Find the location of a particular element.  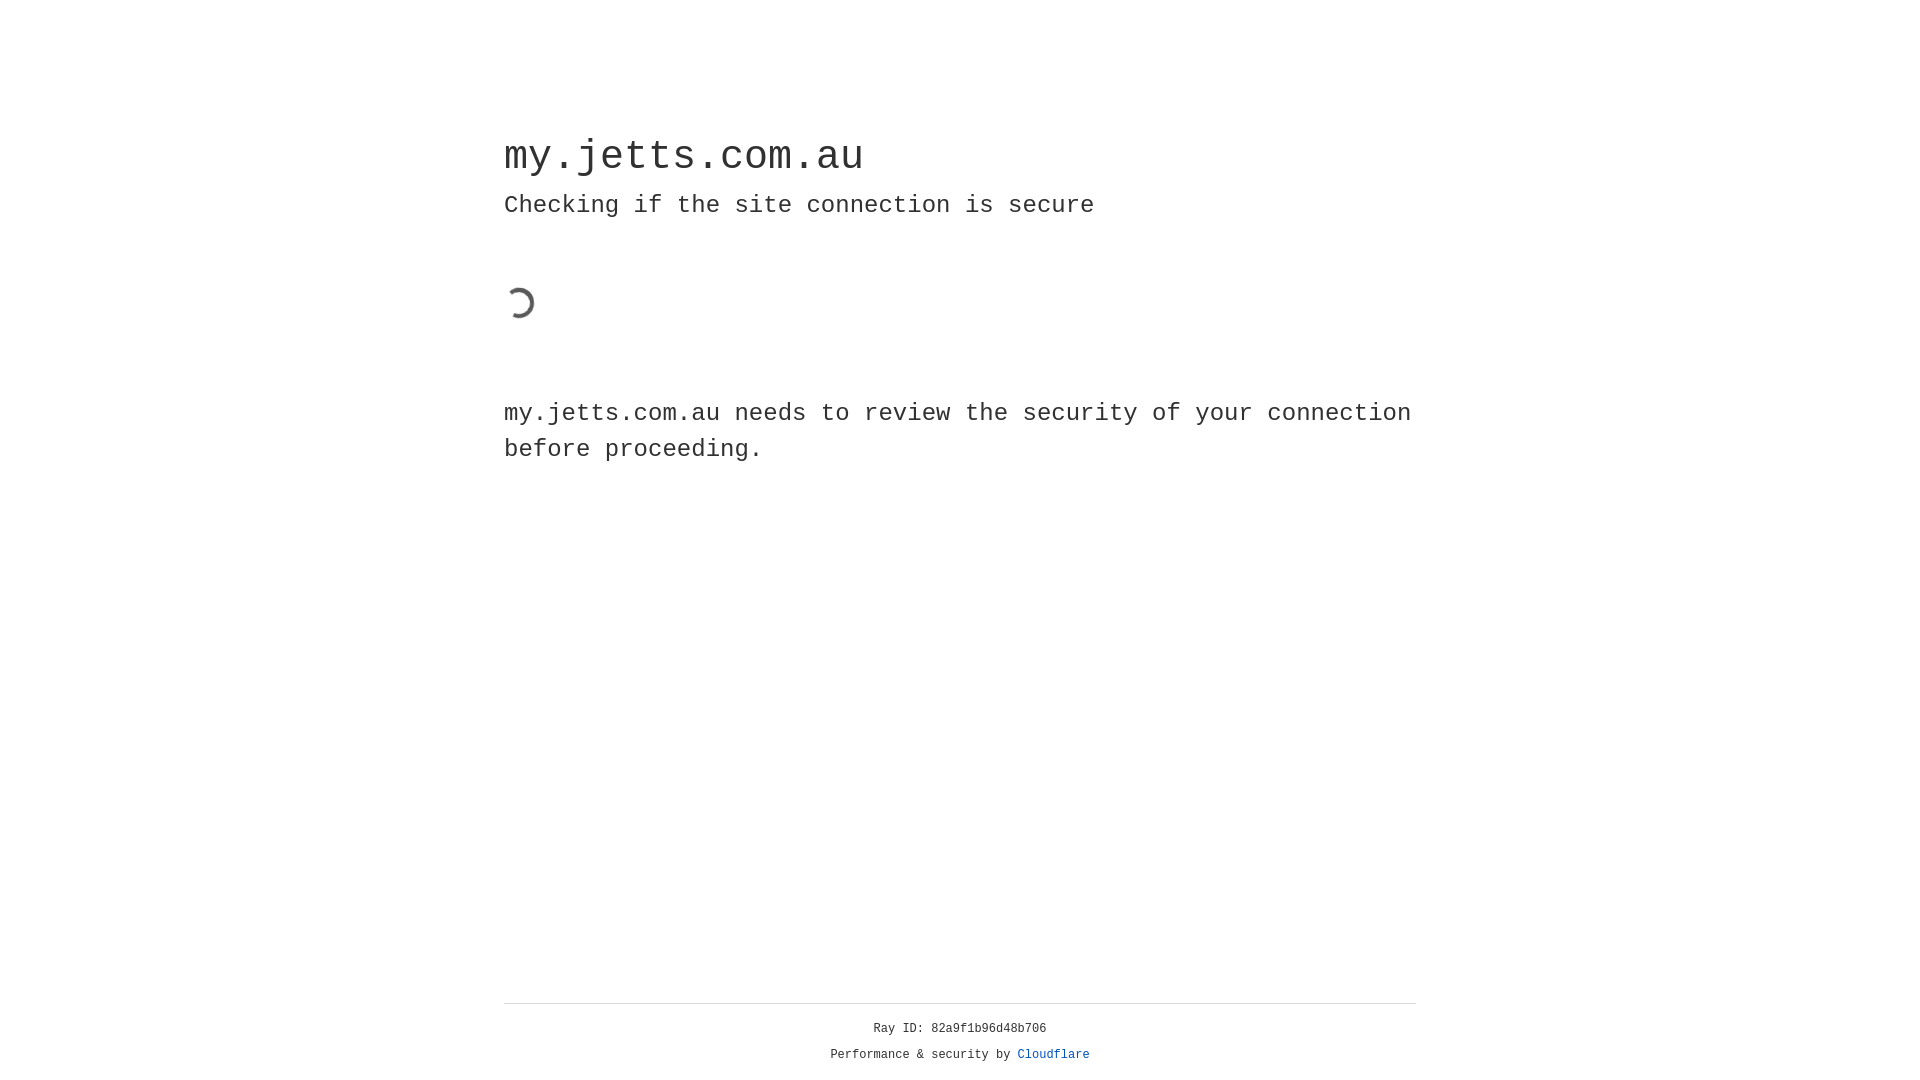

'Cloudflare' is located at coordinates (1053, 1054).